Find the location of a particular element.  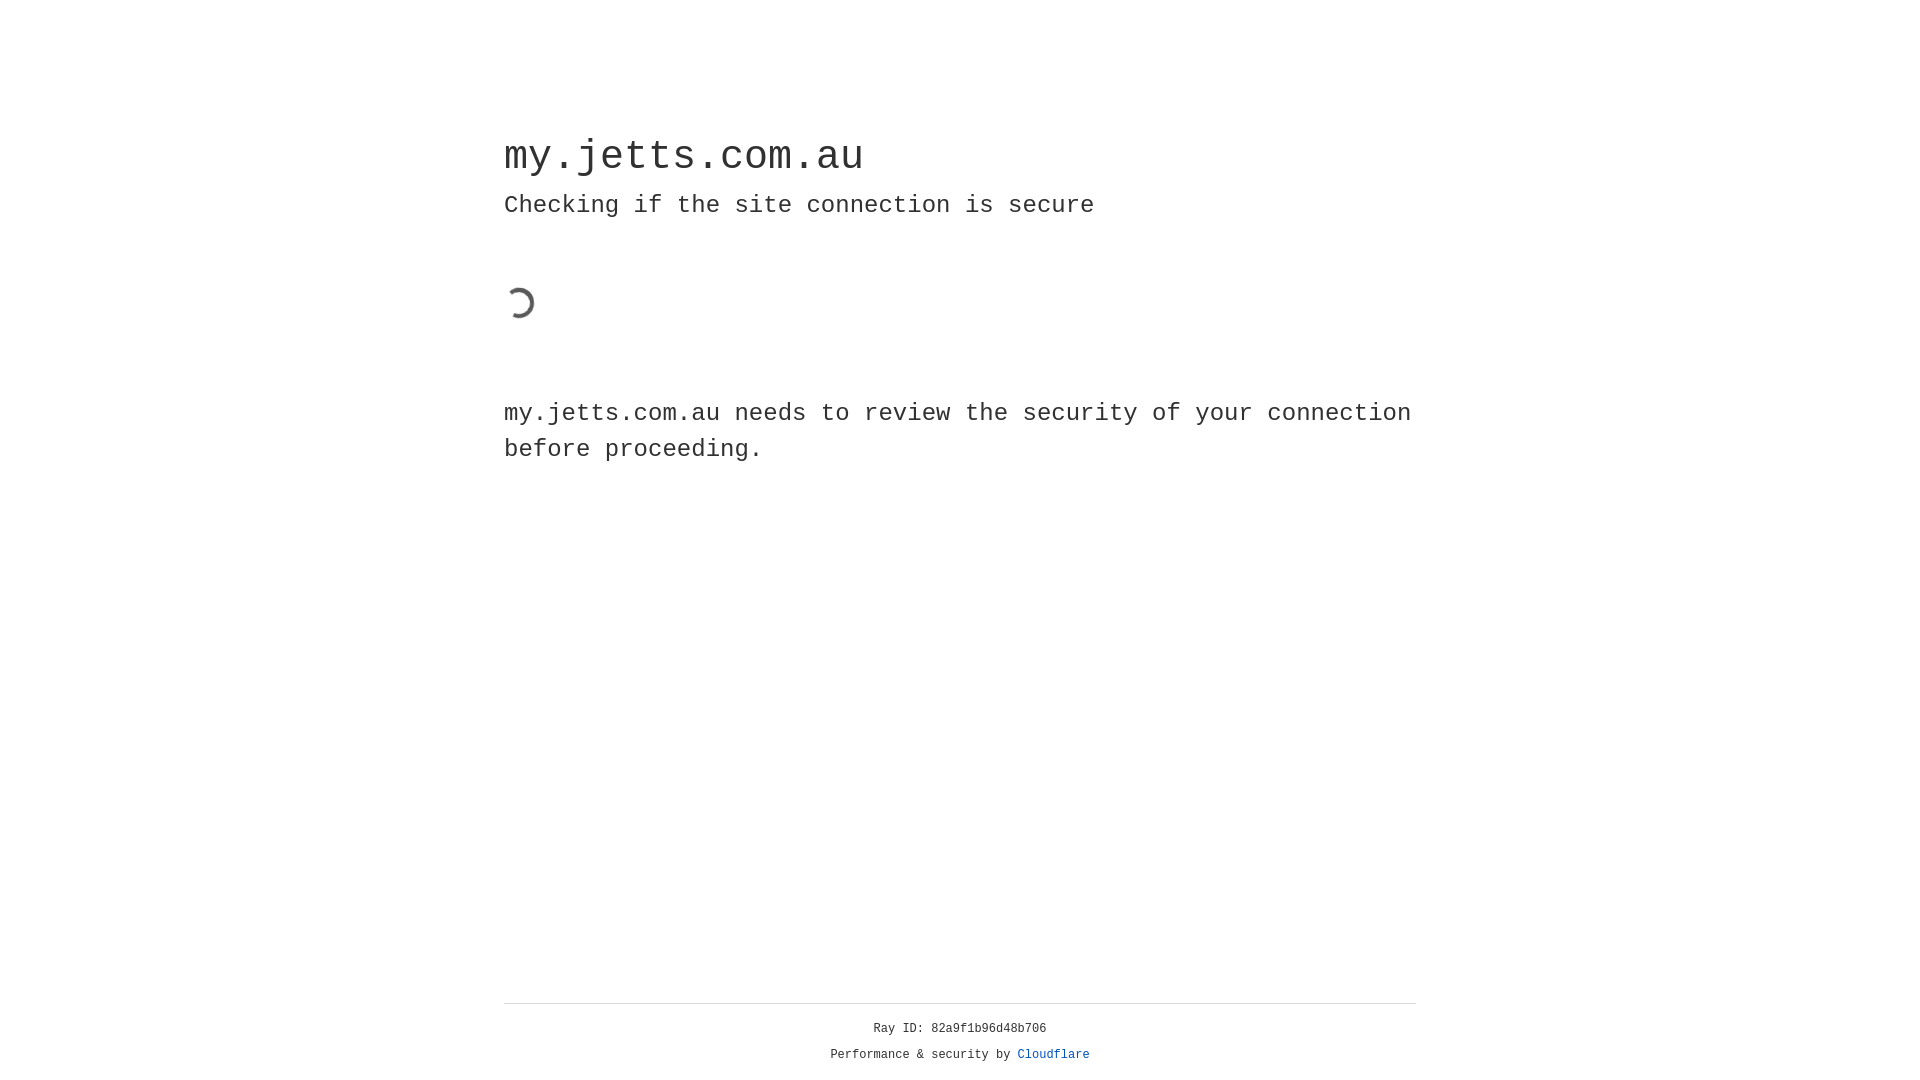

'Cloudflare' is located at coordinates (1053, 1054).